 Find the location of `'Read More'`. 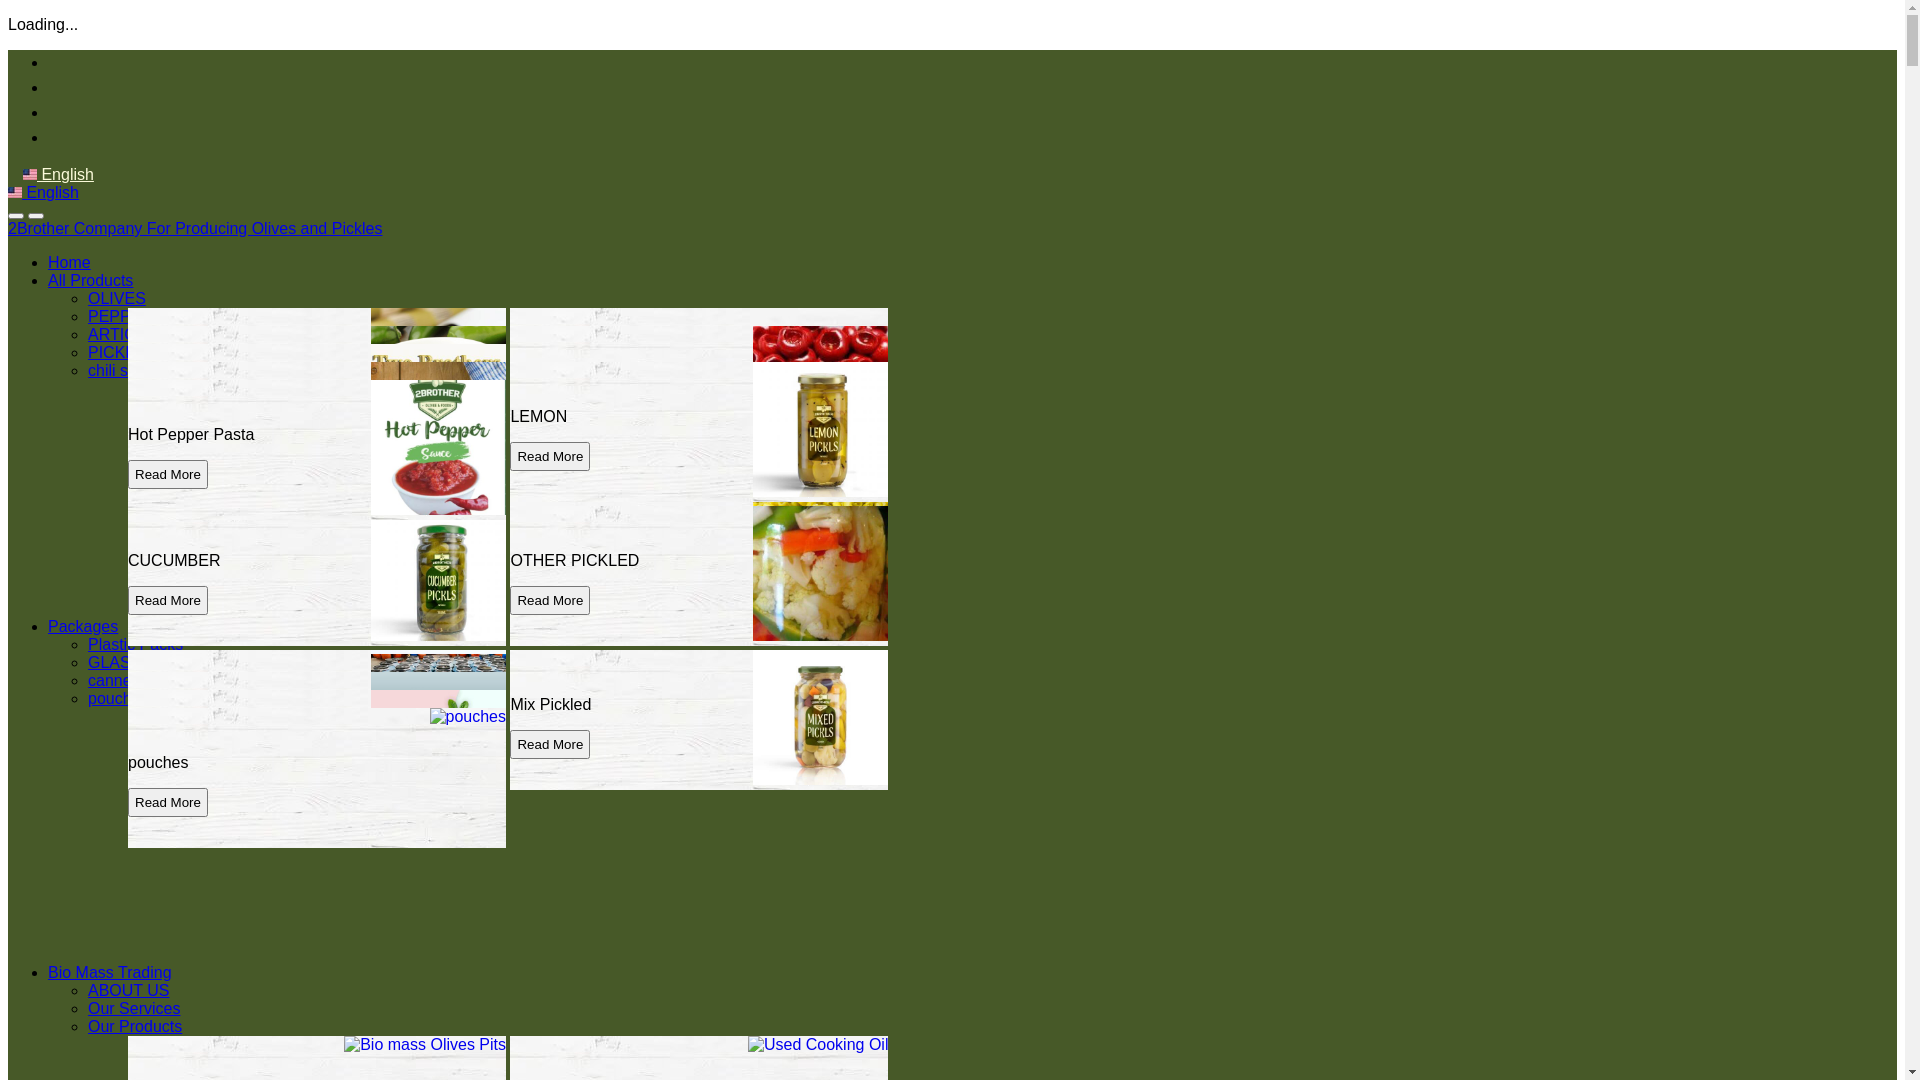

'Read More' is located at coordinates (509, 564).